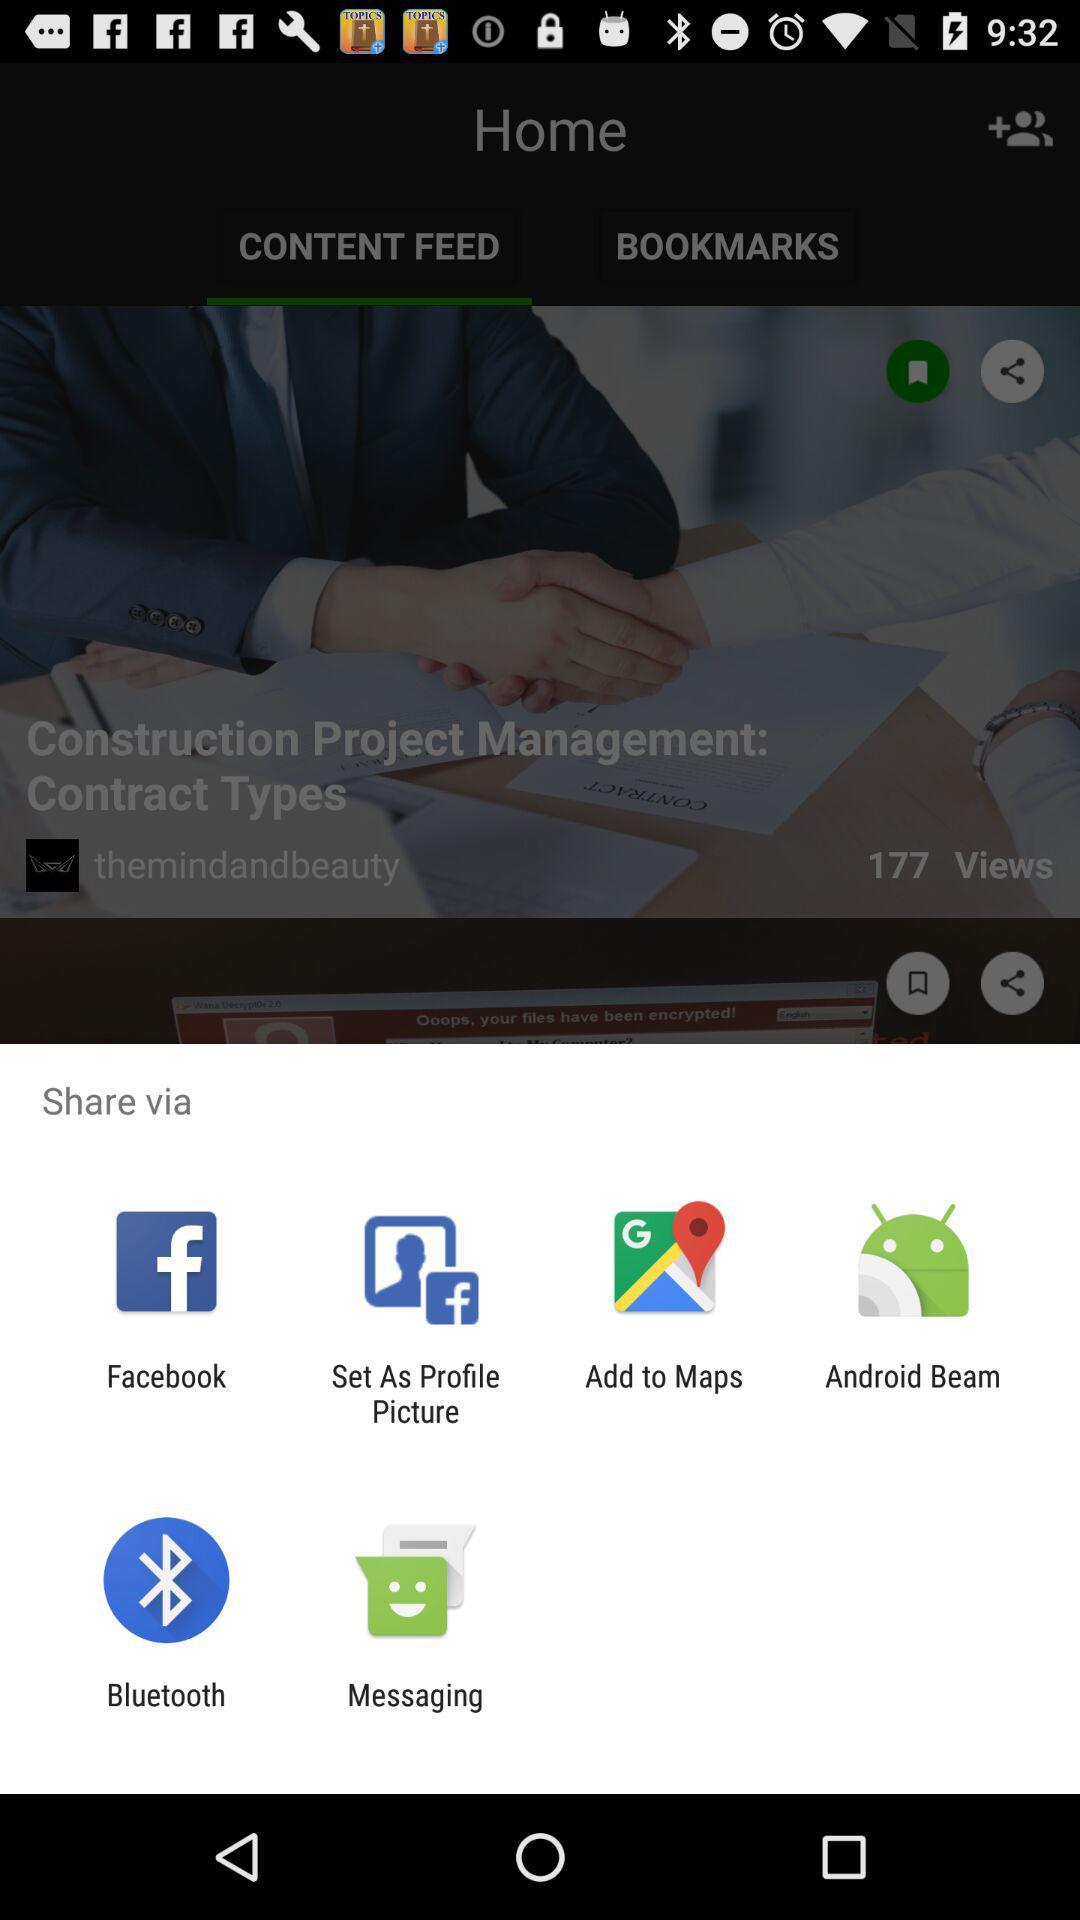 This screenshot has width=1080, height=1920. I want to click on the app to the right of facebook item, so click(414, 1392).